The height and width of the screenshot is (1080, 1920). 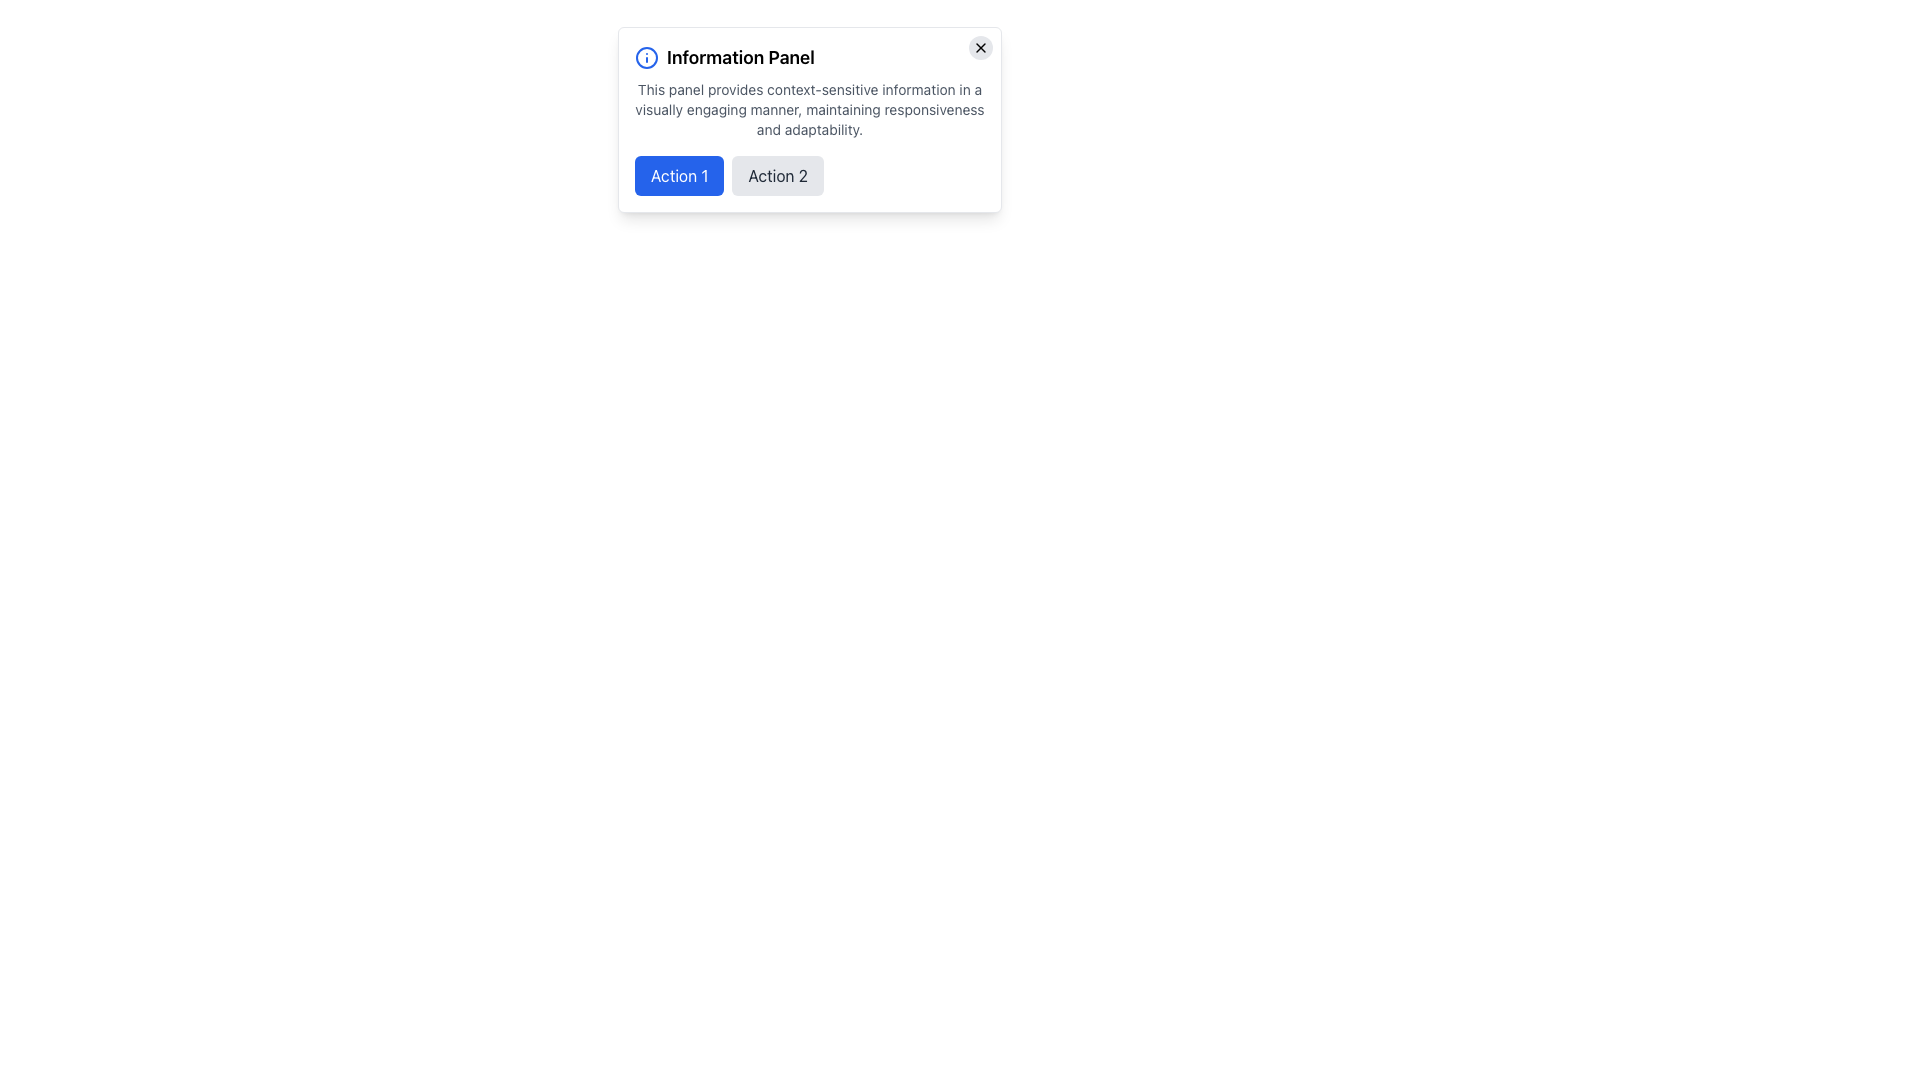 I want to click on the button labeled 'Action 1', so click(x=679, y=175).